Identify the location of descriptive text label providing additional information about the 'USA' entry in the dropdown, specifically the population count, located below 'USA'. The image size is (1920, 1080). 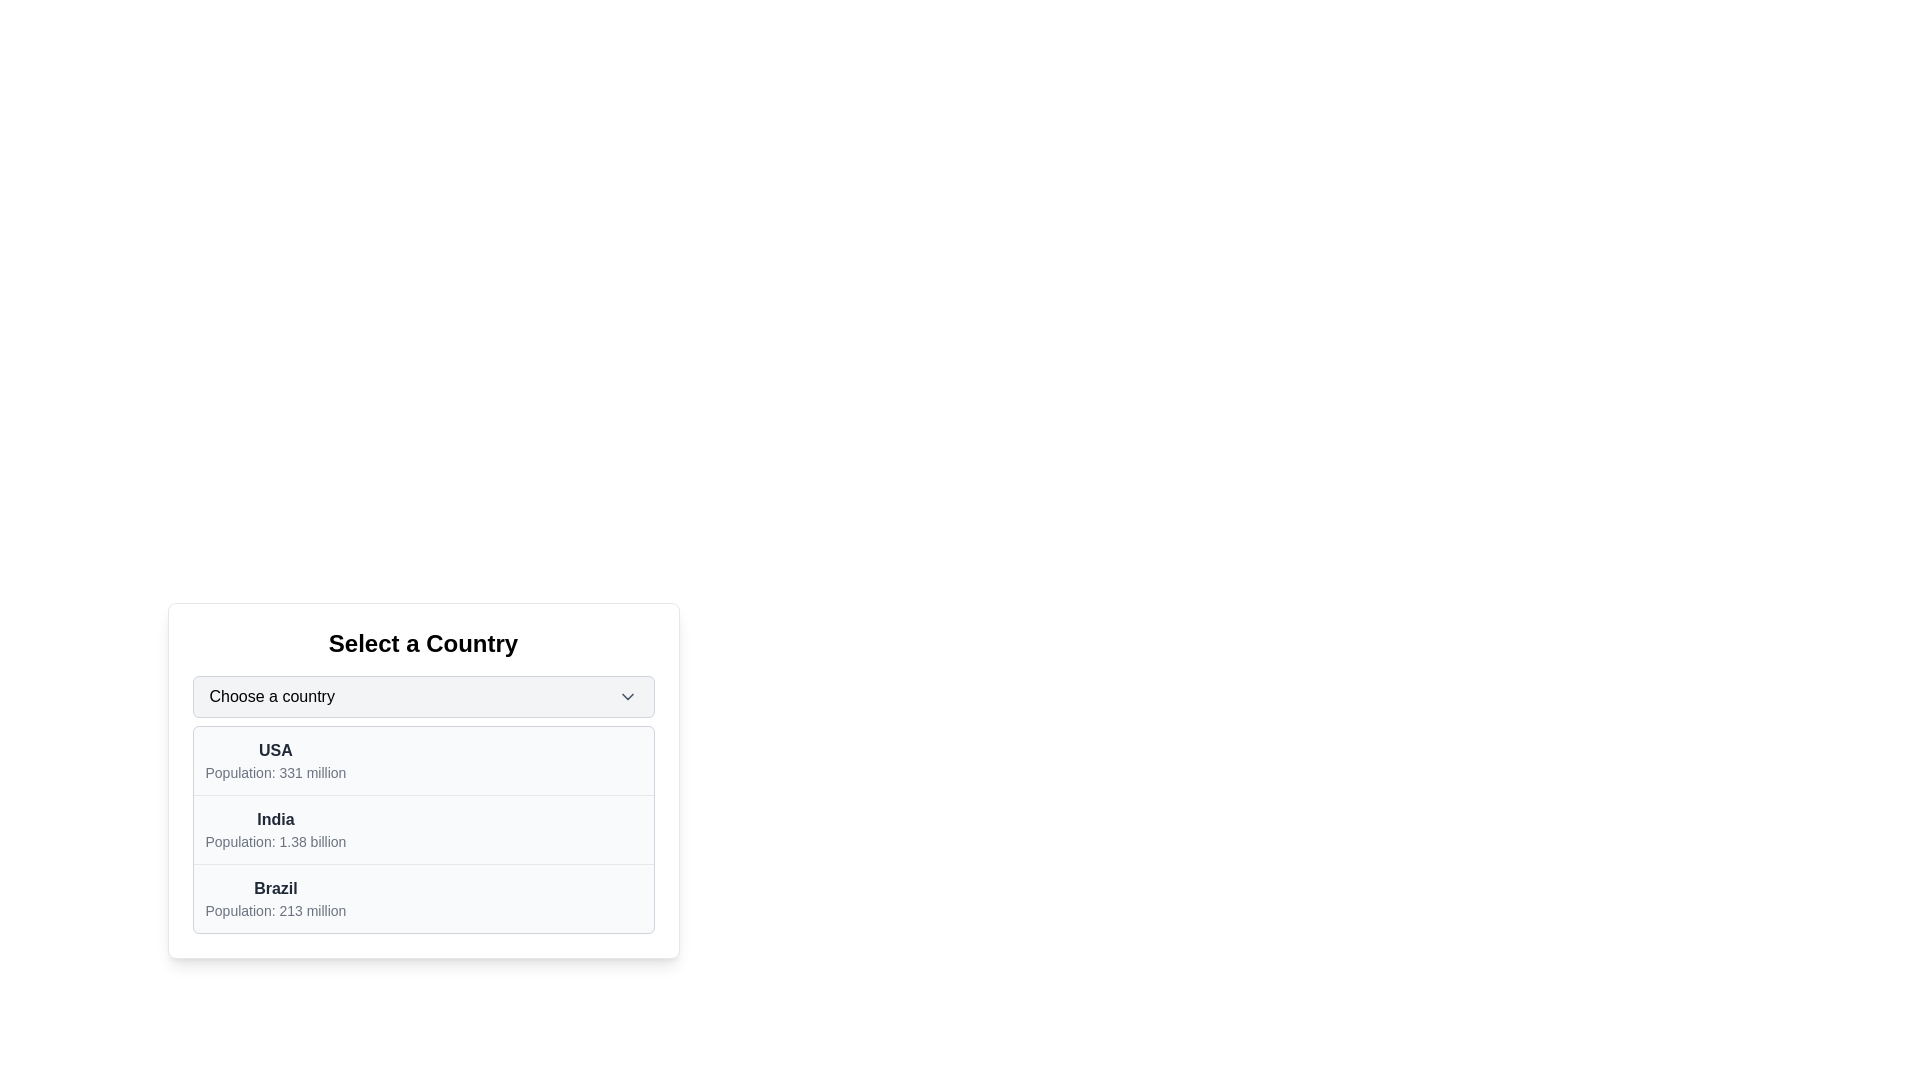
(274, 771).